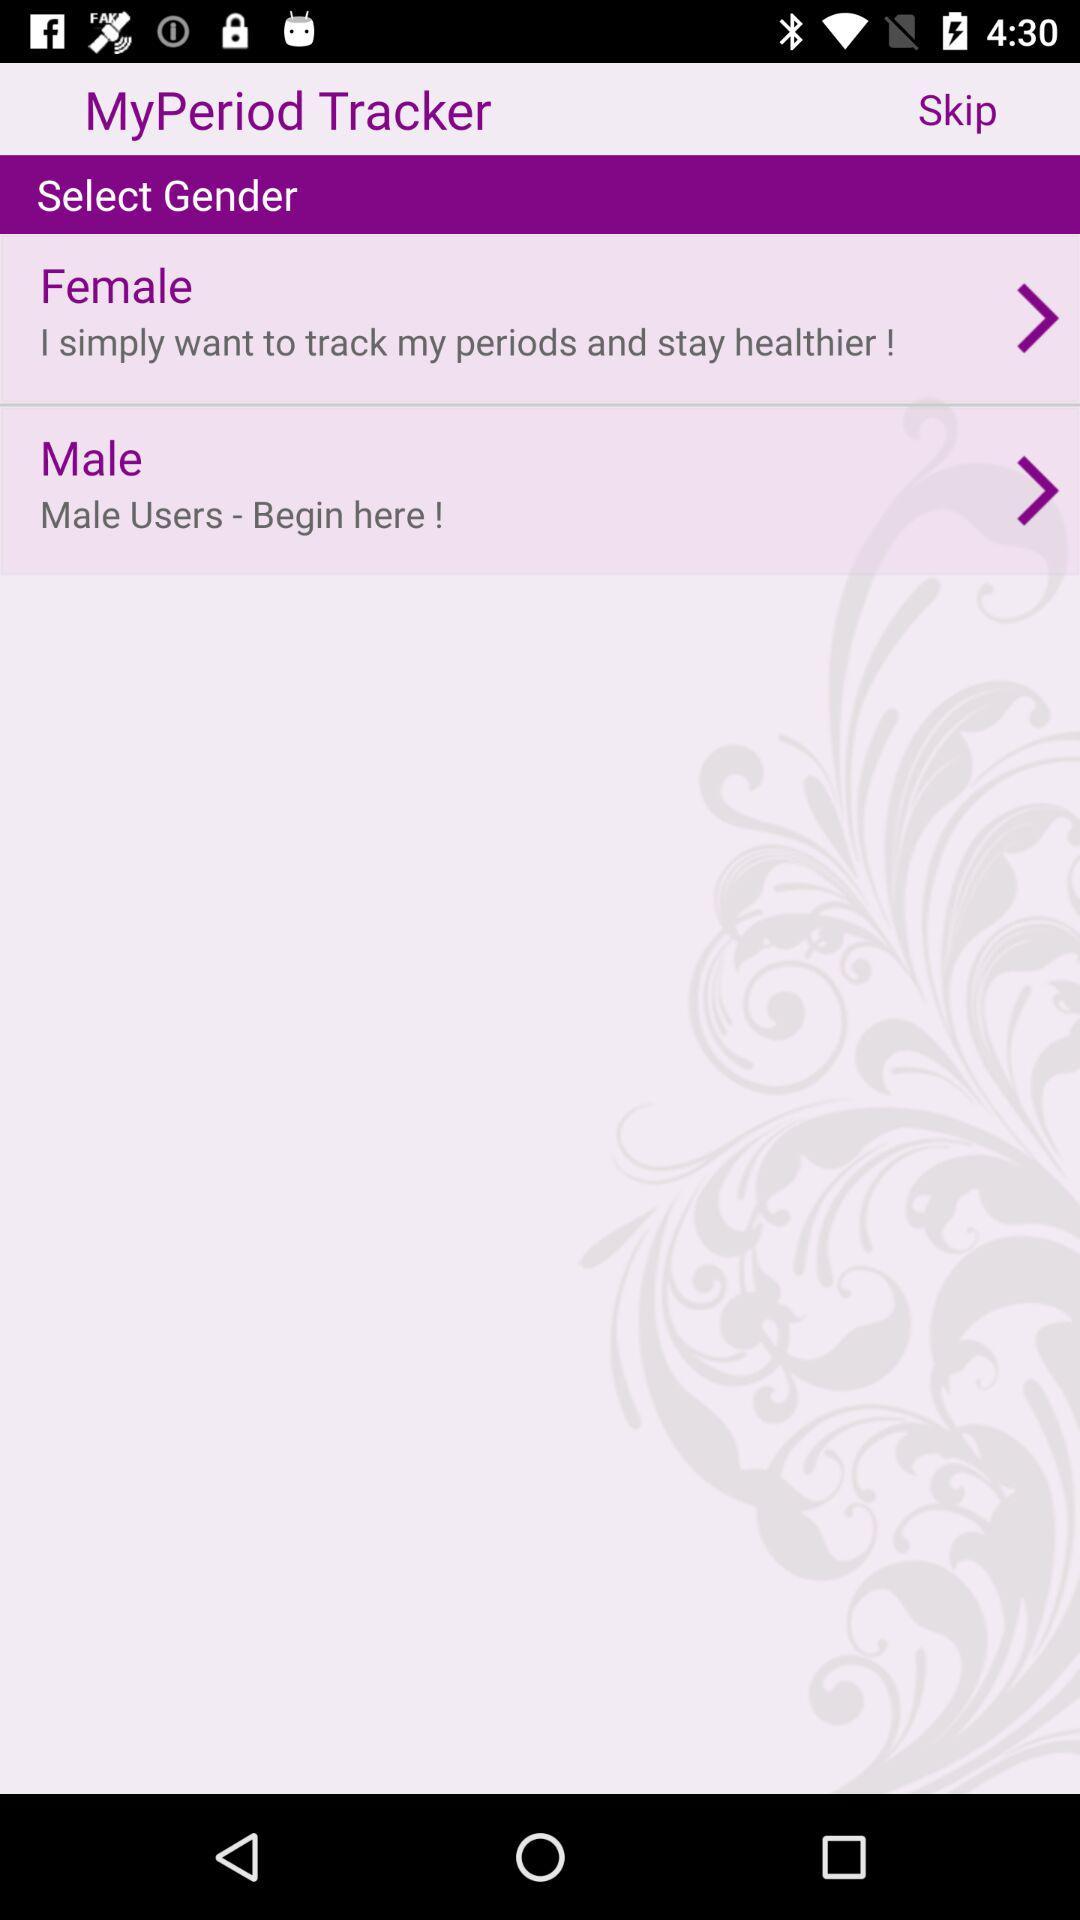  What do you see at coordinates (999, 108) in the screenshot?
I see `the item to the right of the myperiod tracker` at bounding box center [999, 108].